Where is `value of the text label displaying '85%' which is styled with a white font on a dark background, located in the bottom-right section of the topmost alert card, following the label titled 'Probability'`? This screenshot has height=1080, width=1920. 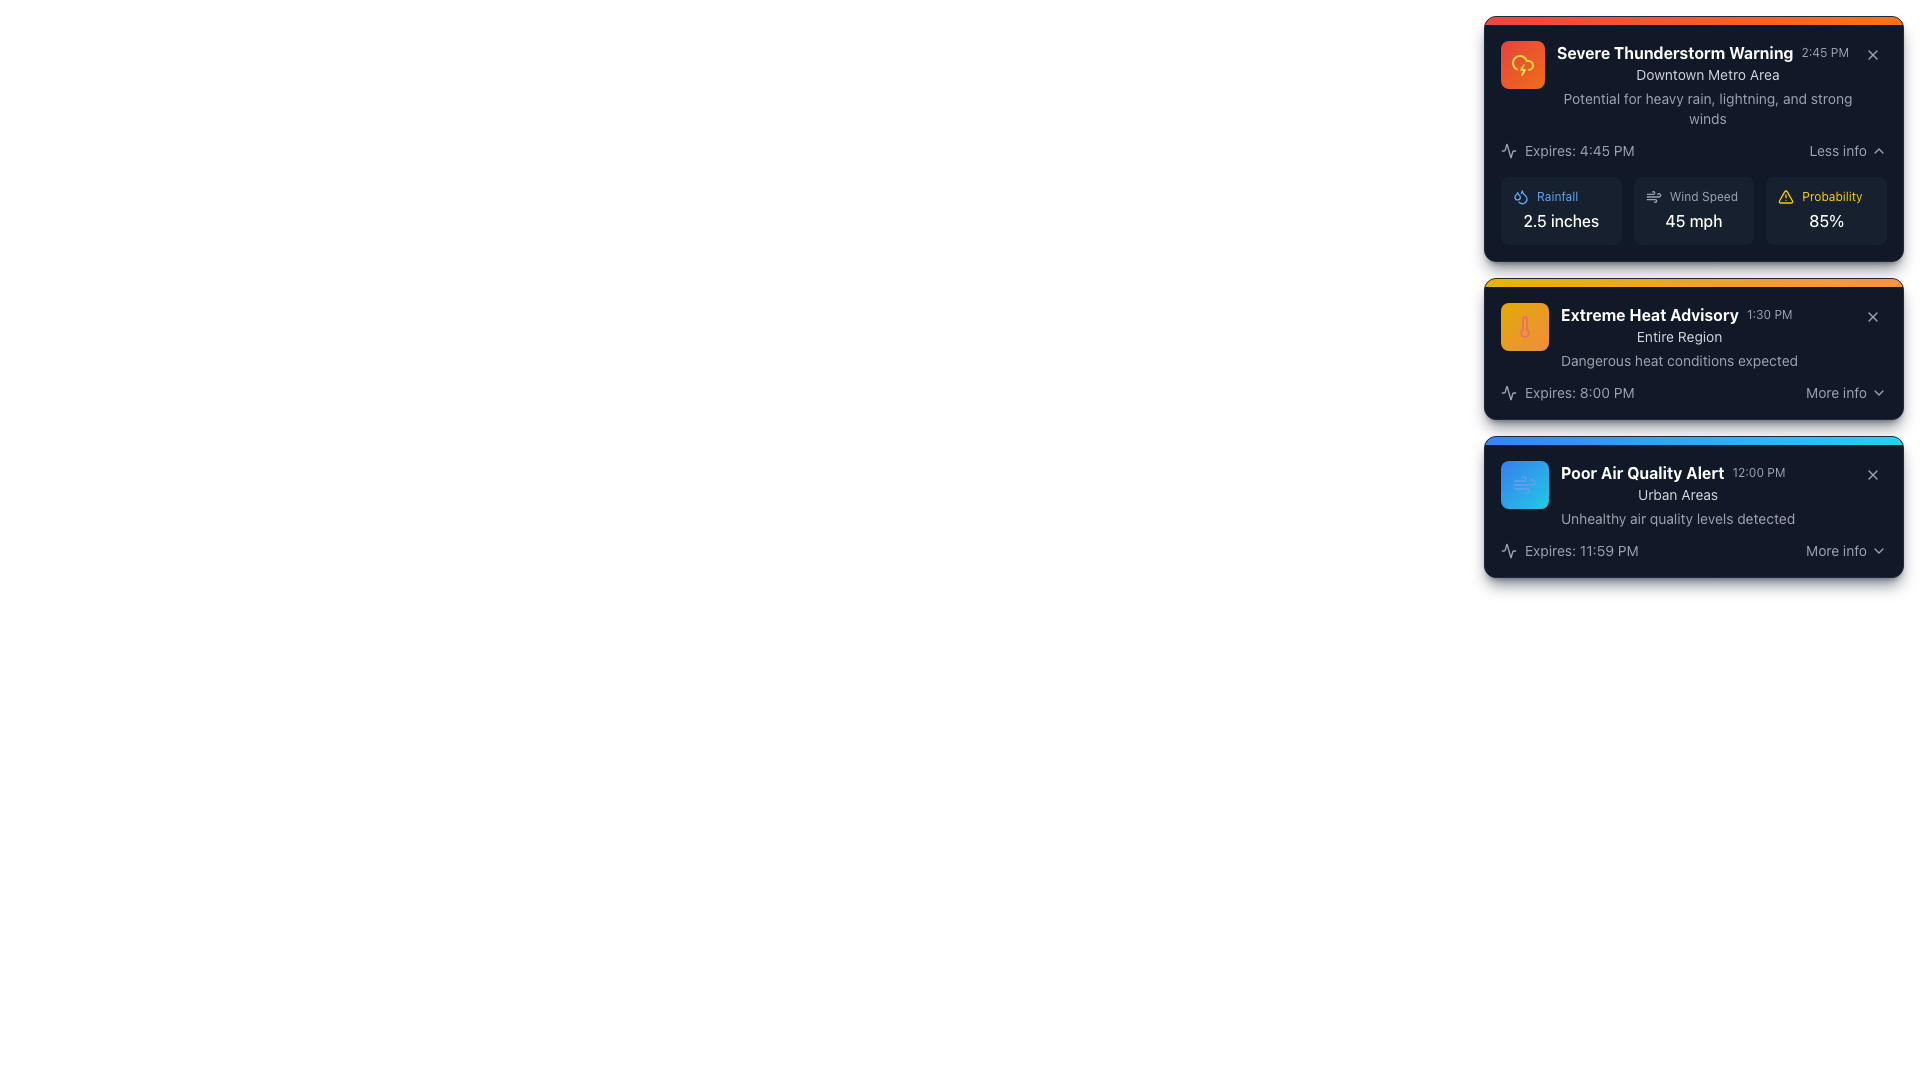 value of the text label displaying '85%' which is styled with a white font on a dark background, located in the bottom-right section of the topmost alert card, following the label titled 'Probability' is located at coordinates (1826, 220).